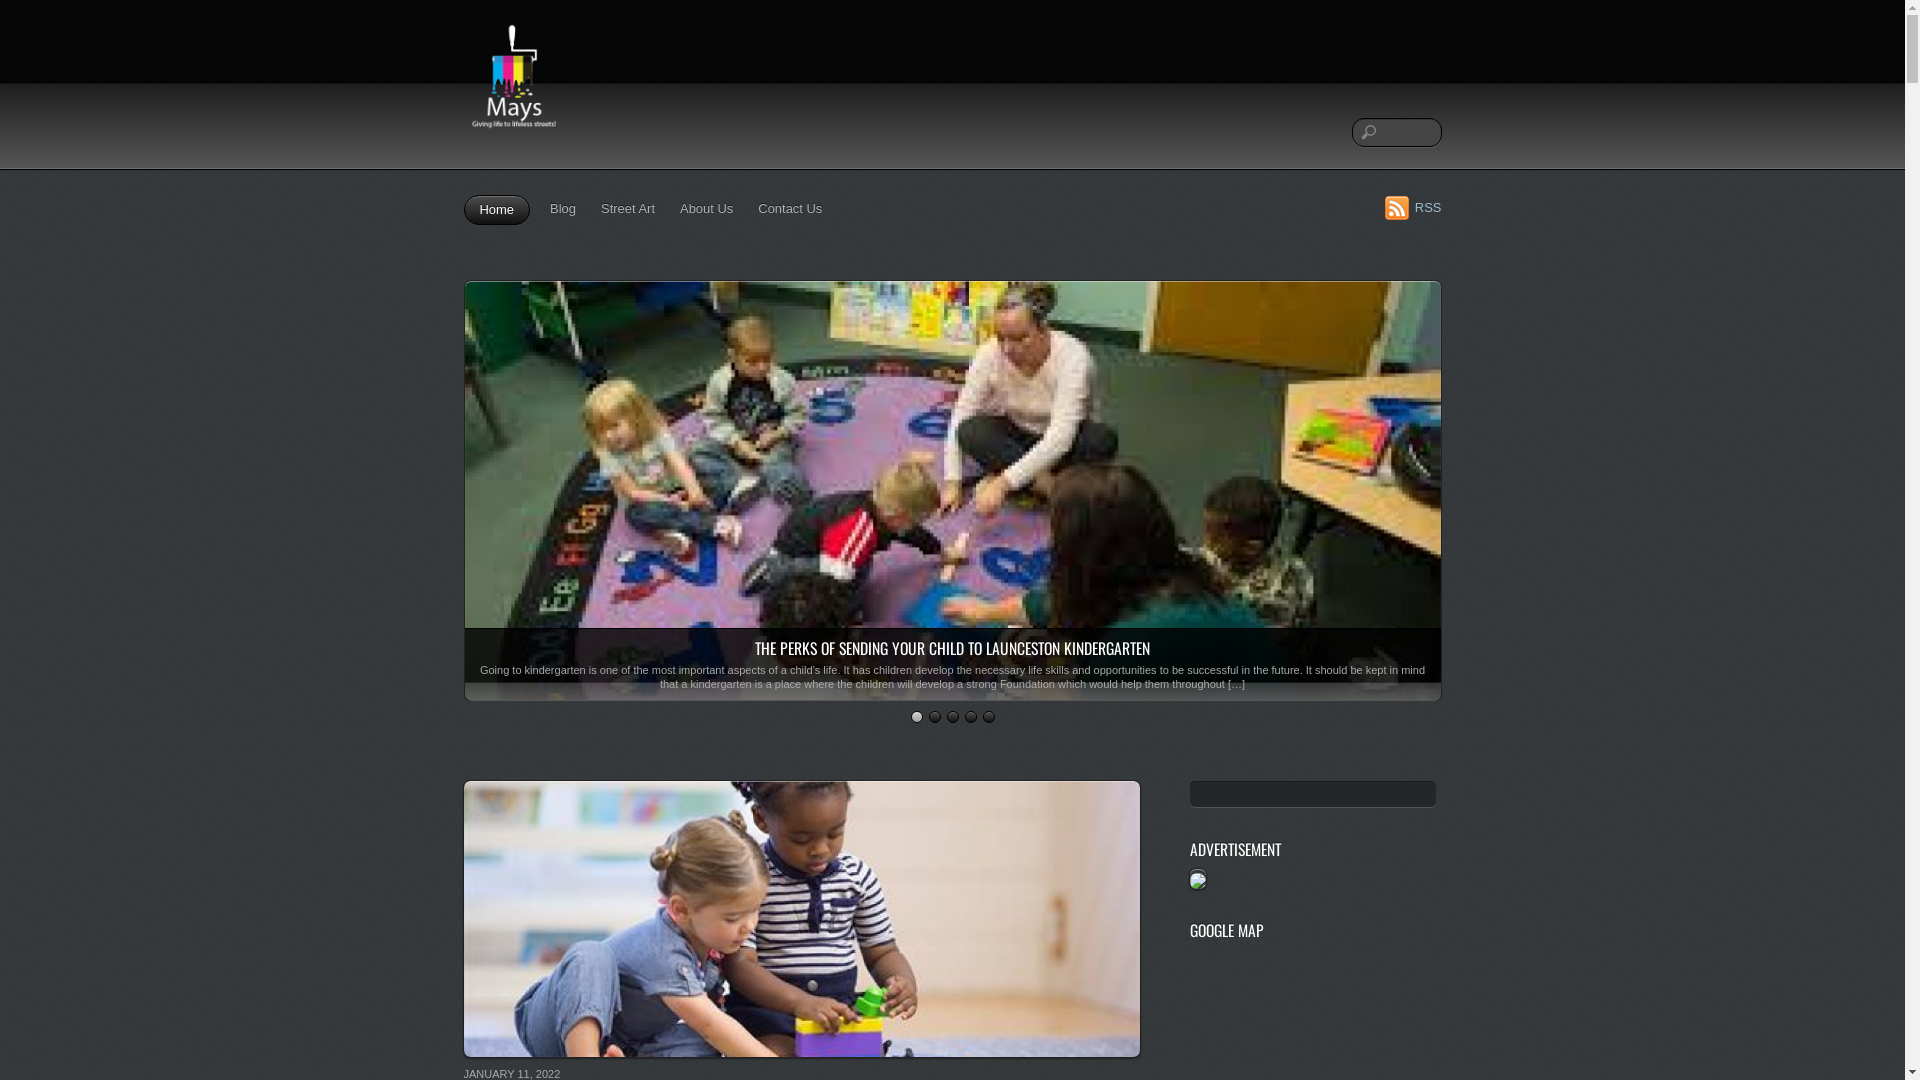  I want to click on '2', so click(933, 716).